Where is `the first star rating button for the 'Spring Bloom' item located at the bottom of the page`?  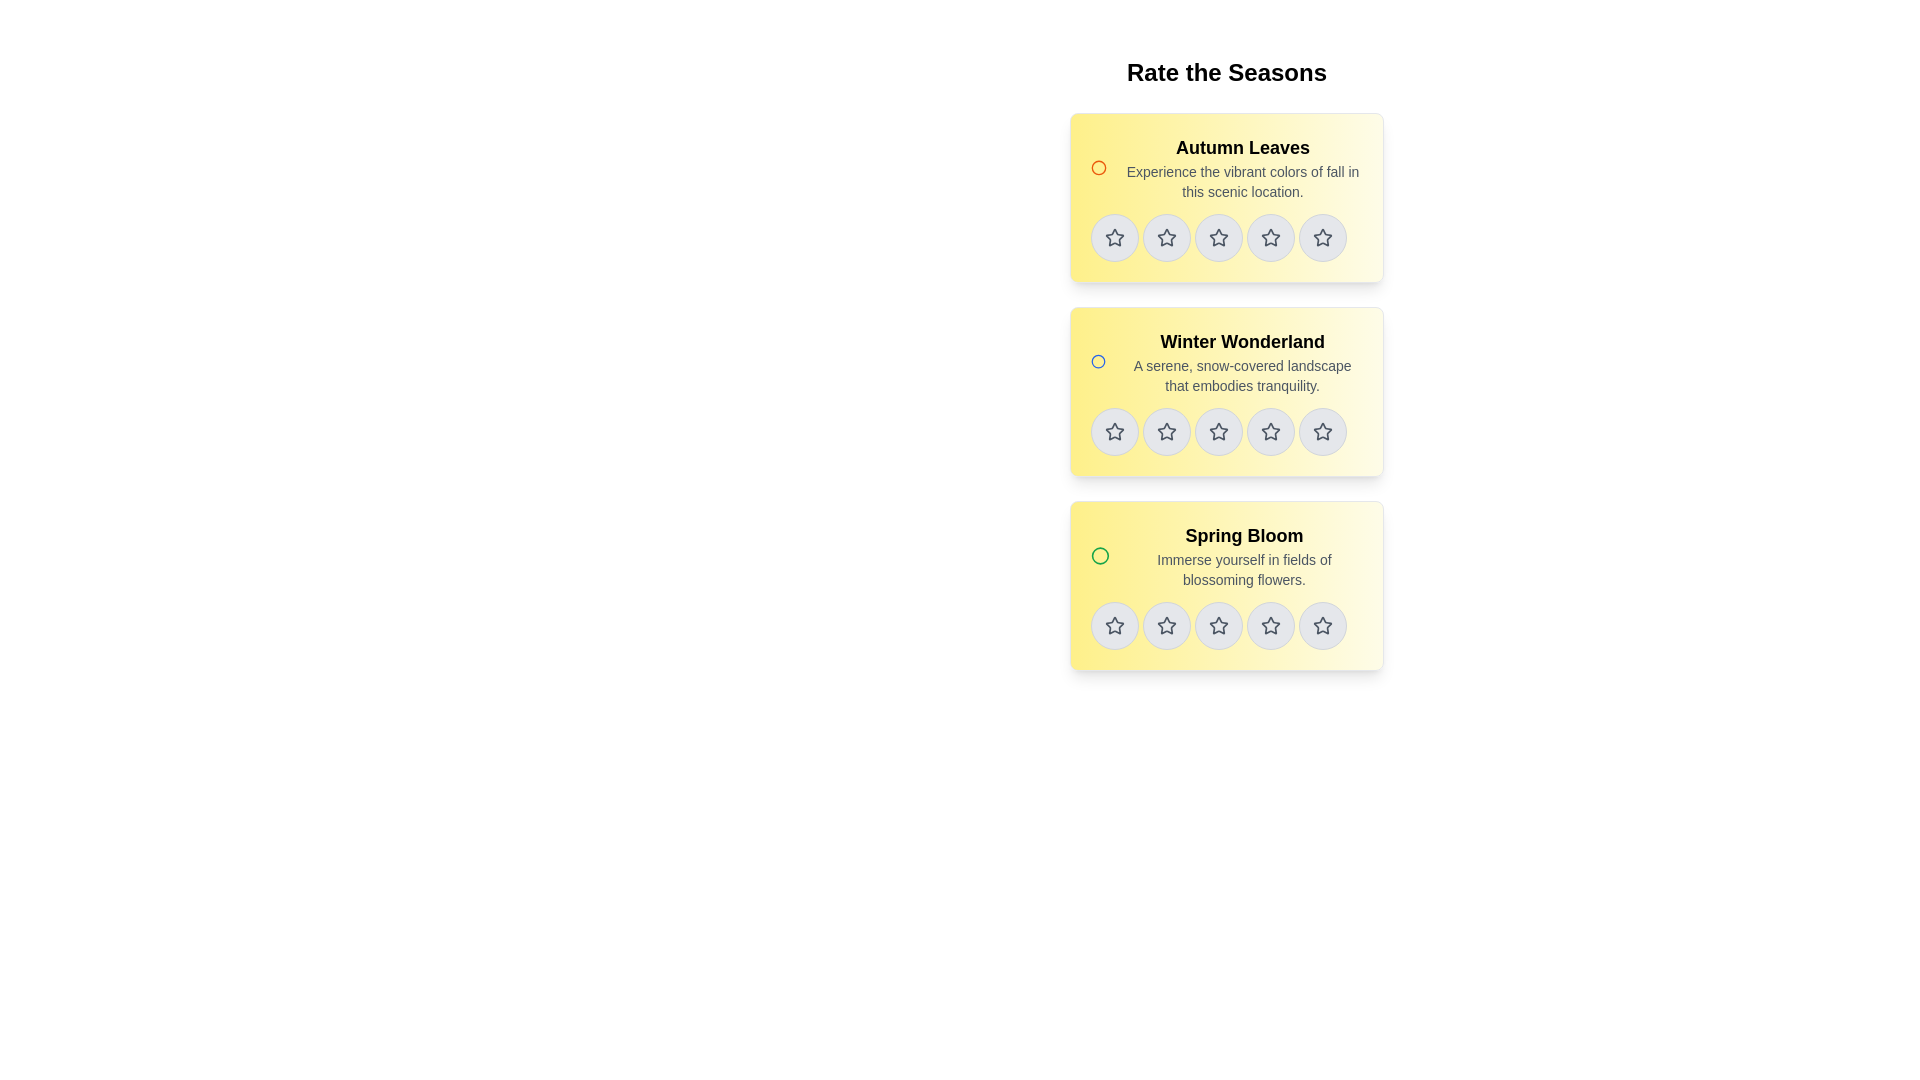 the first star rating button for the 'Spring Bloom' item located at the bottom of the page is located at coordinates (1113, 624).